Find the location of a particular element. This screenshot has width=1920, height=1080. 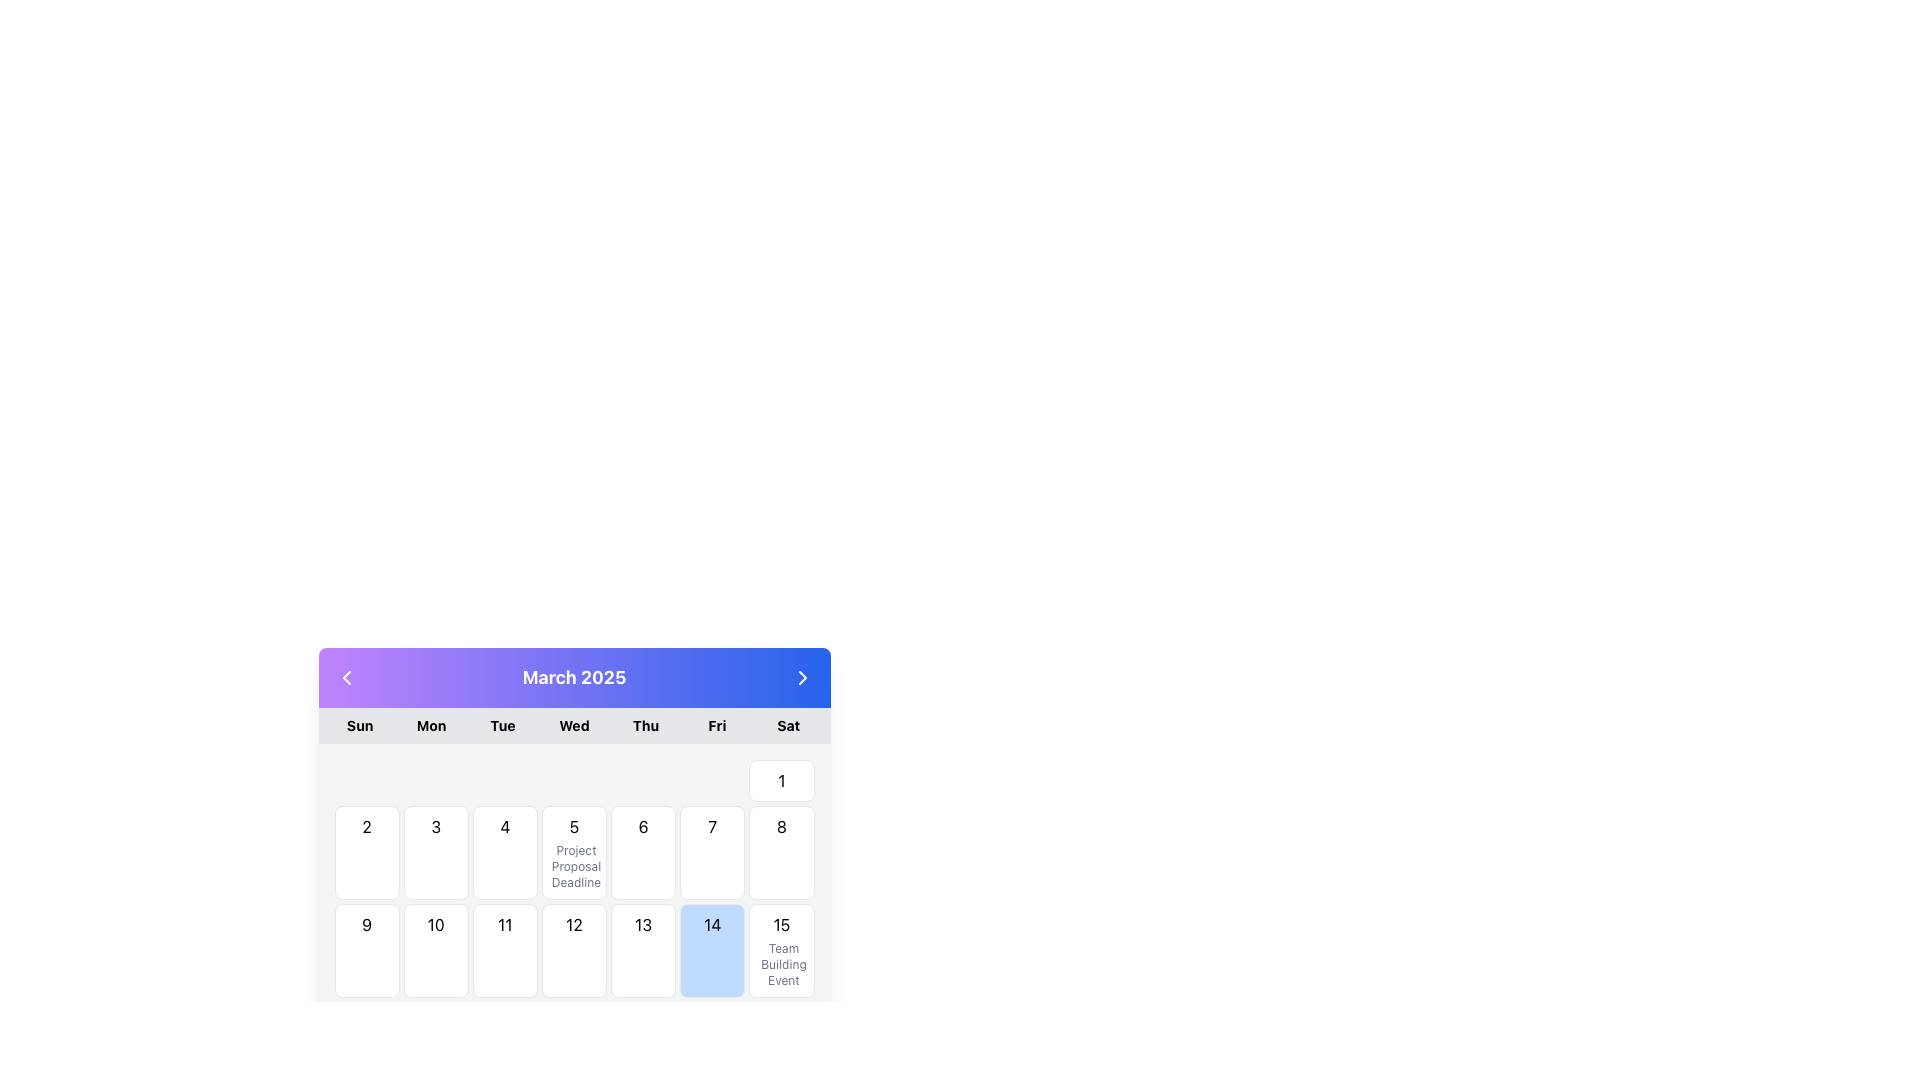

the text label displaying 'Wed', which is styled in bold, black font on a light-gray background, located in the fourth position of the header row in a calendar grid layout is located at coordinates (573, 725).